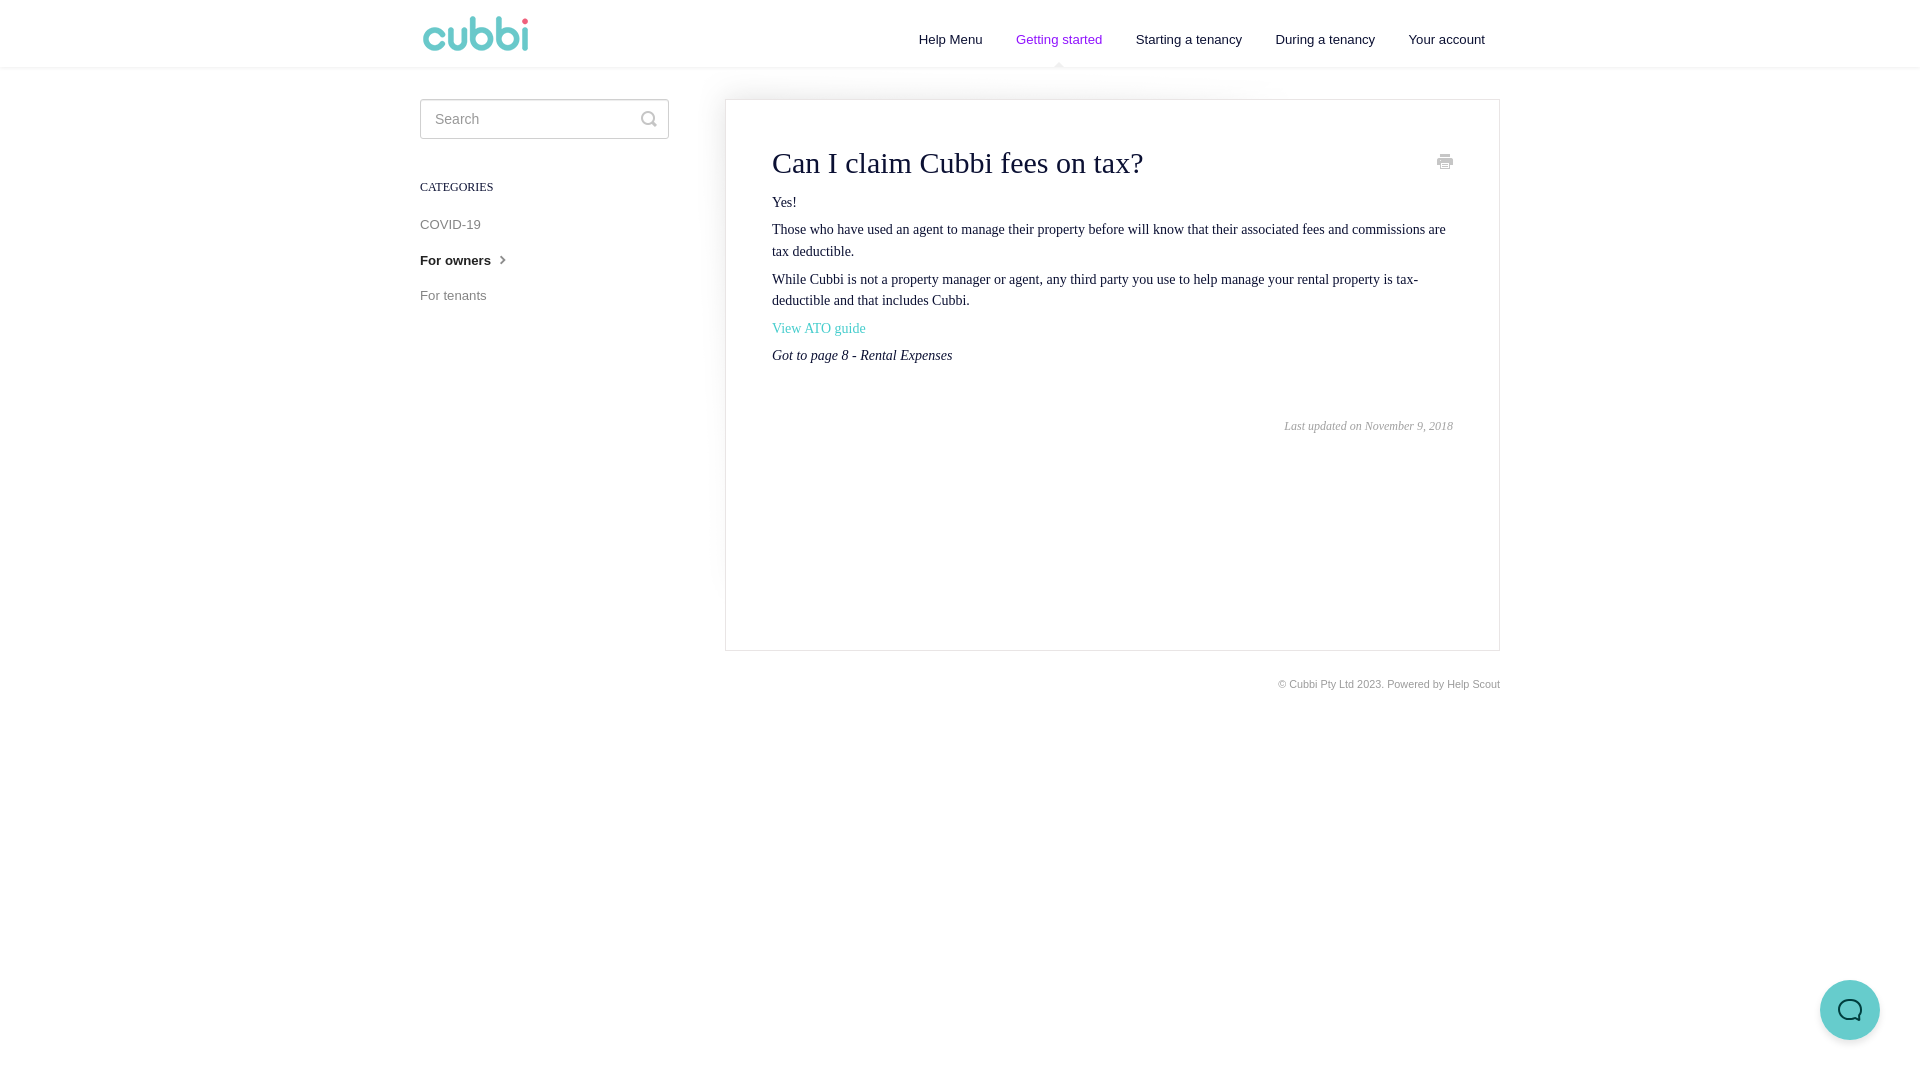 The image size is (1920, 1080). Describe the element at coordinates (544, 119) in the screenshot. I see `'search-query'` at that location.